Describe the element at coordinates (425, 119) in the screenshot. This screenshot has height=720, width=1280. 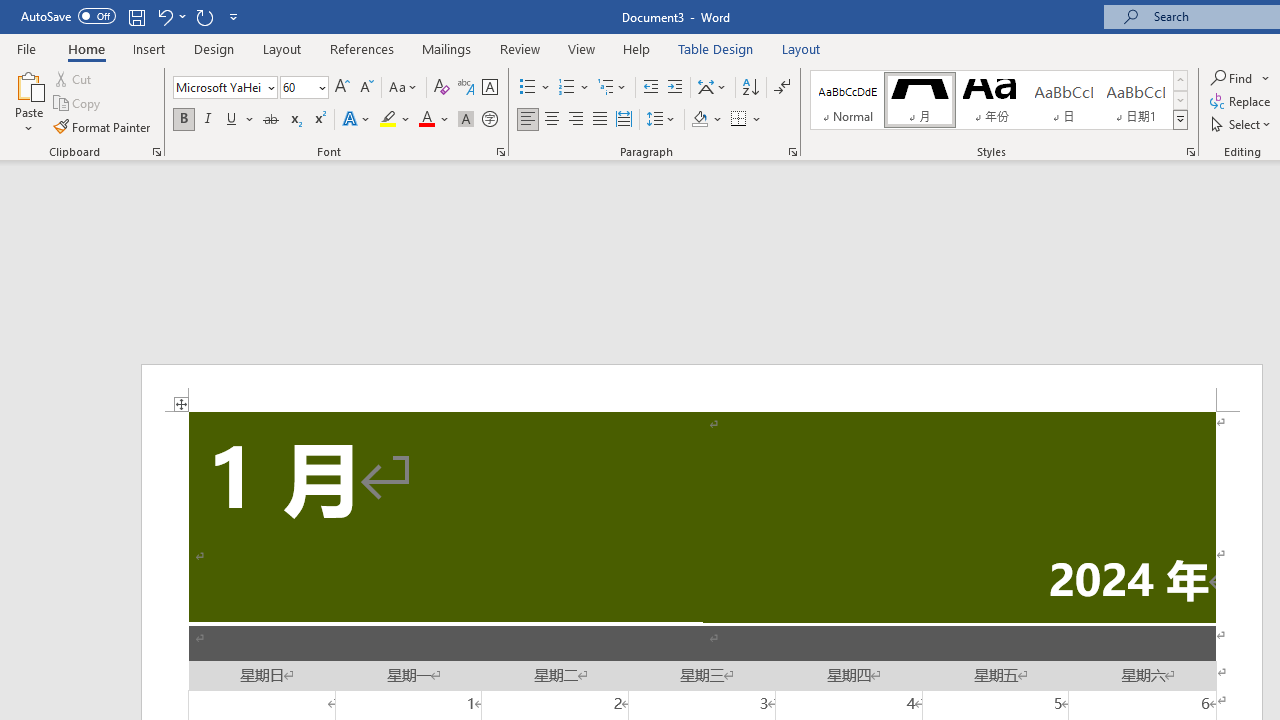
I see `'Font Color RGB(255, 0, 0)'` at that location.